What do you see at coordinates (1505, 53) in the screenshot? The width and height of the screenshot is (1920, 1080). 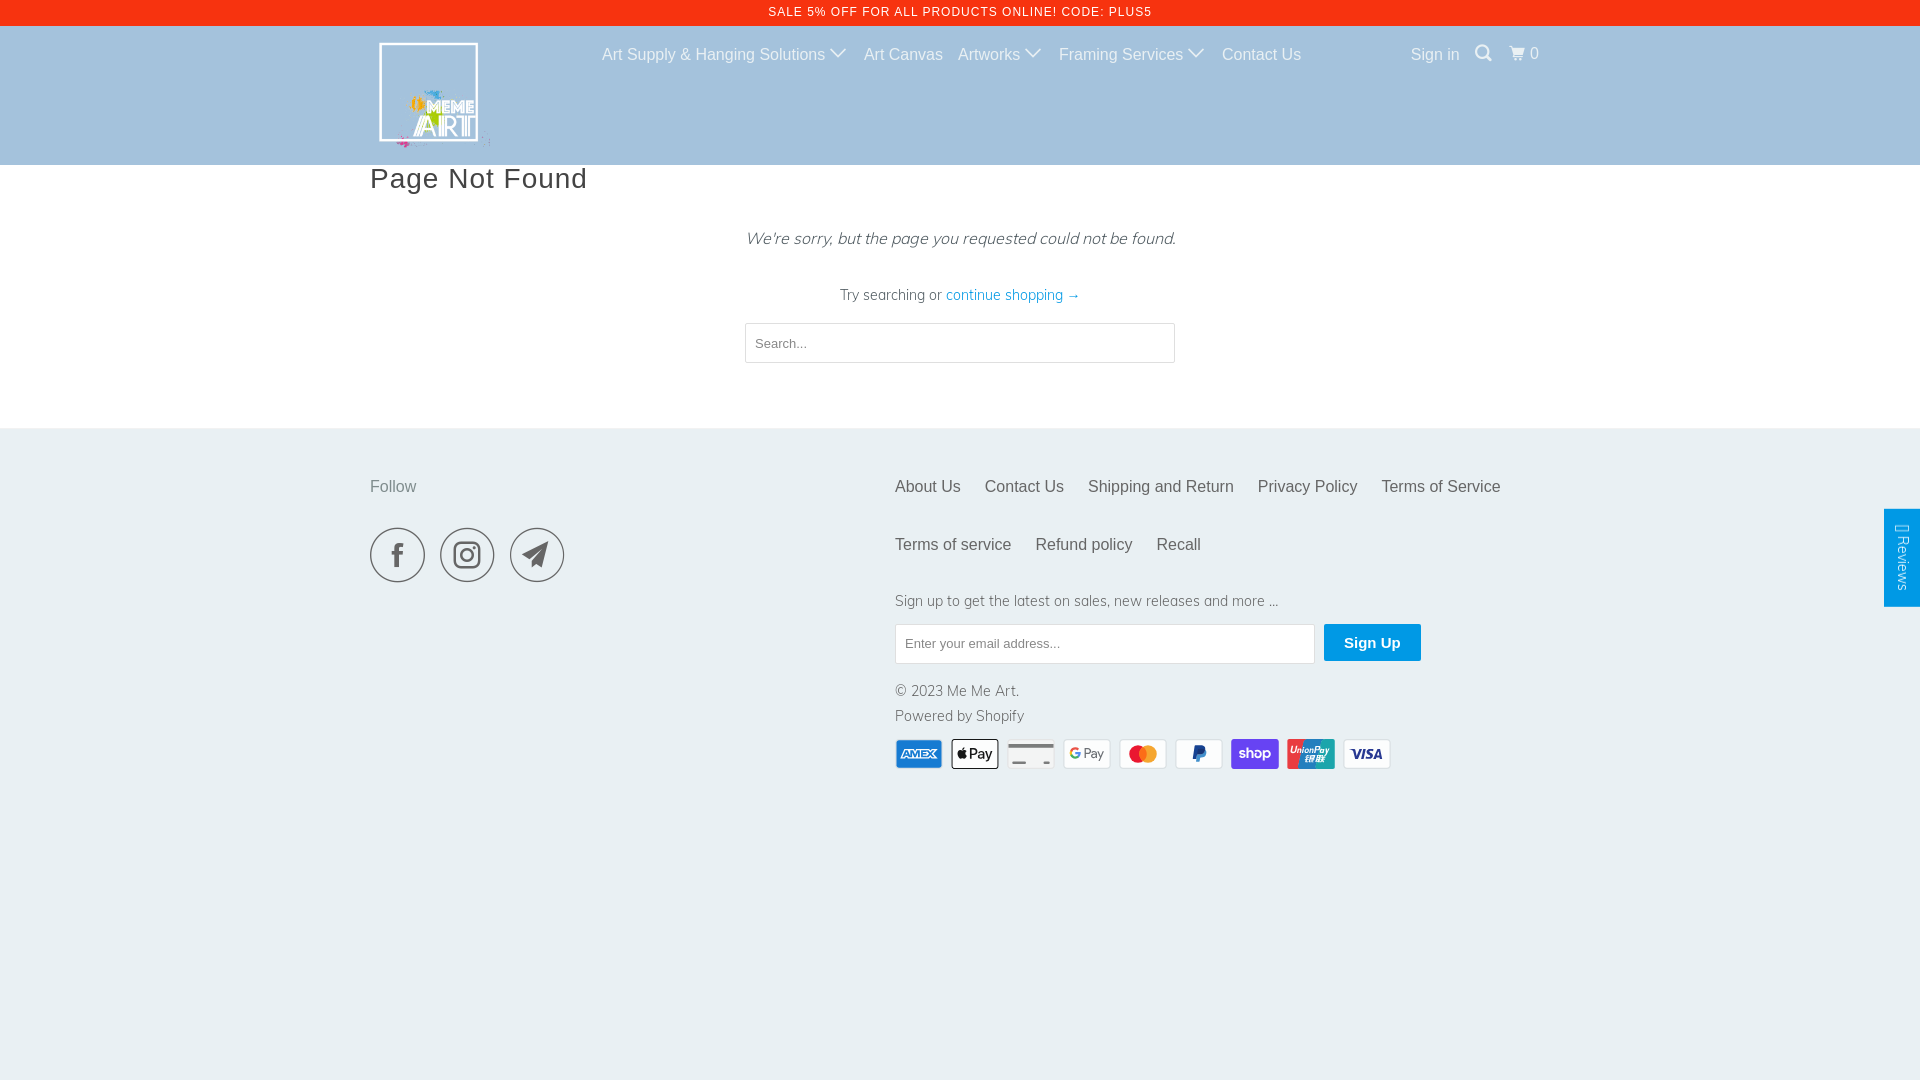 I see `'0'` at bounding box center [1505, 53].